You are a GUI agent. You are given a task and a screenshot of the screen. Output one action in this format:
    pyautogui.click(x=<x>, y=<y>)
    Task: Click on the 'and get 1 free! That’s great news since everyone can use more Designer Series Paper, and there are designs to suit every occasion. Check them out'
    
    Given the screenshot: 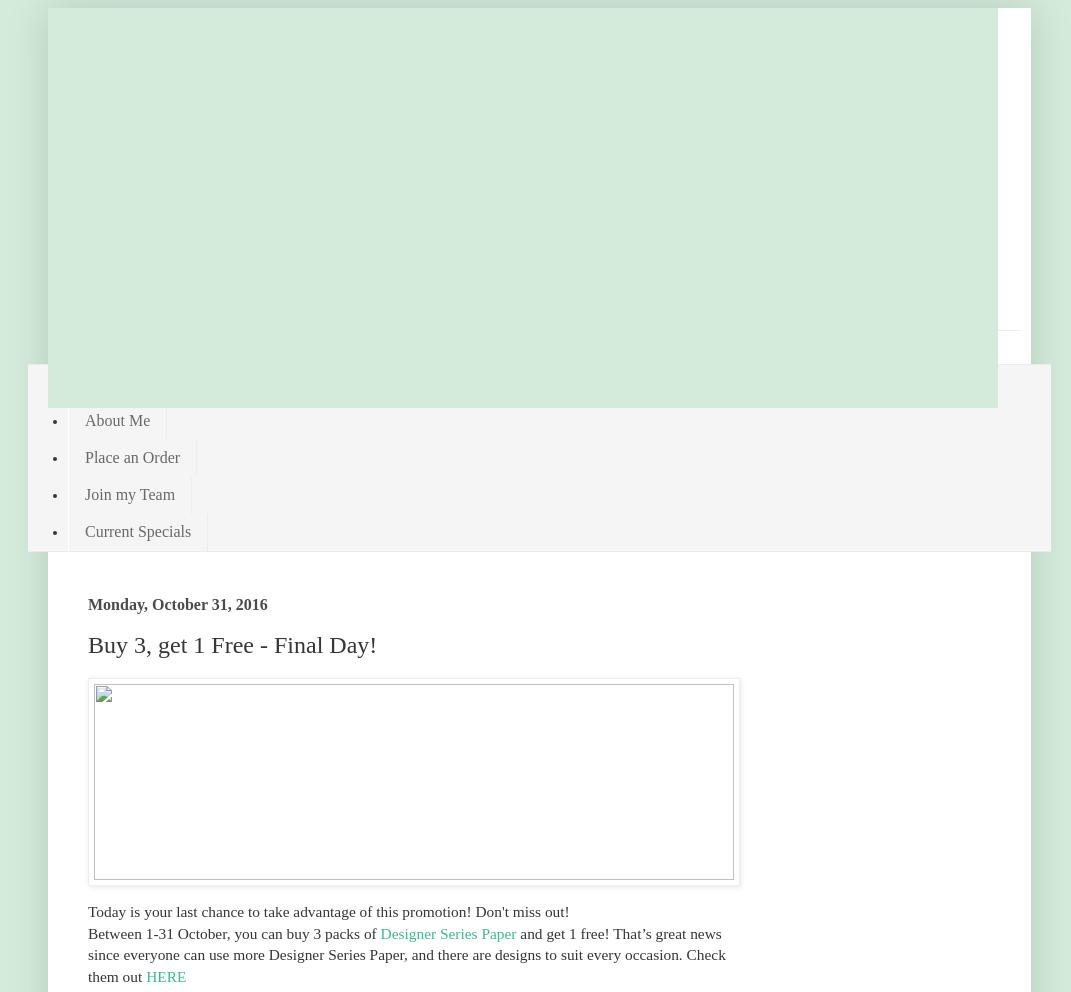 What is the action you would take?
    pyautogui.click(x=406, y=954)
    